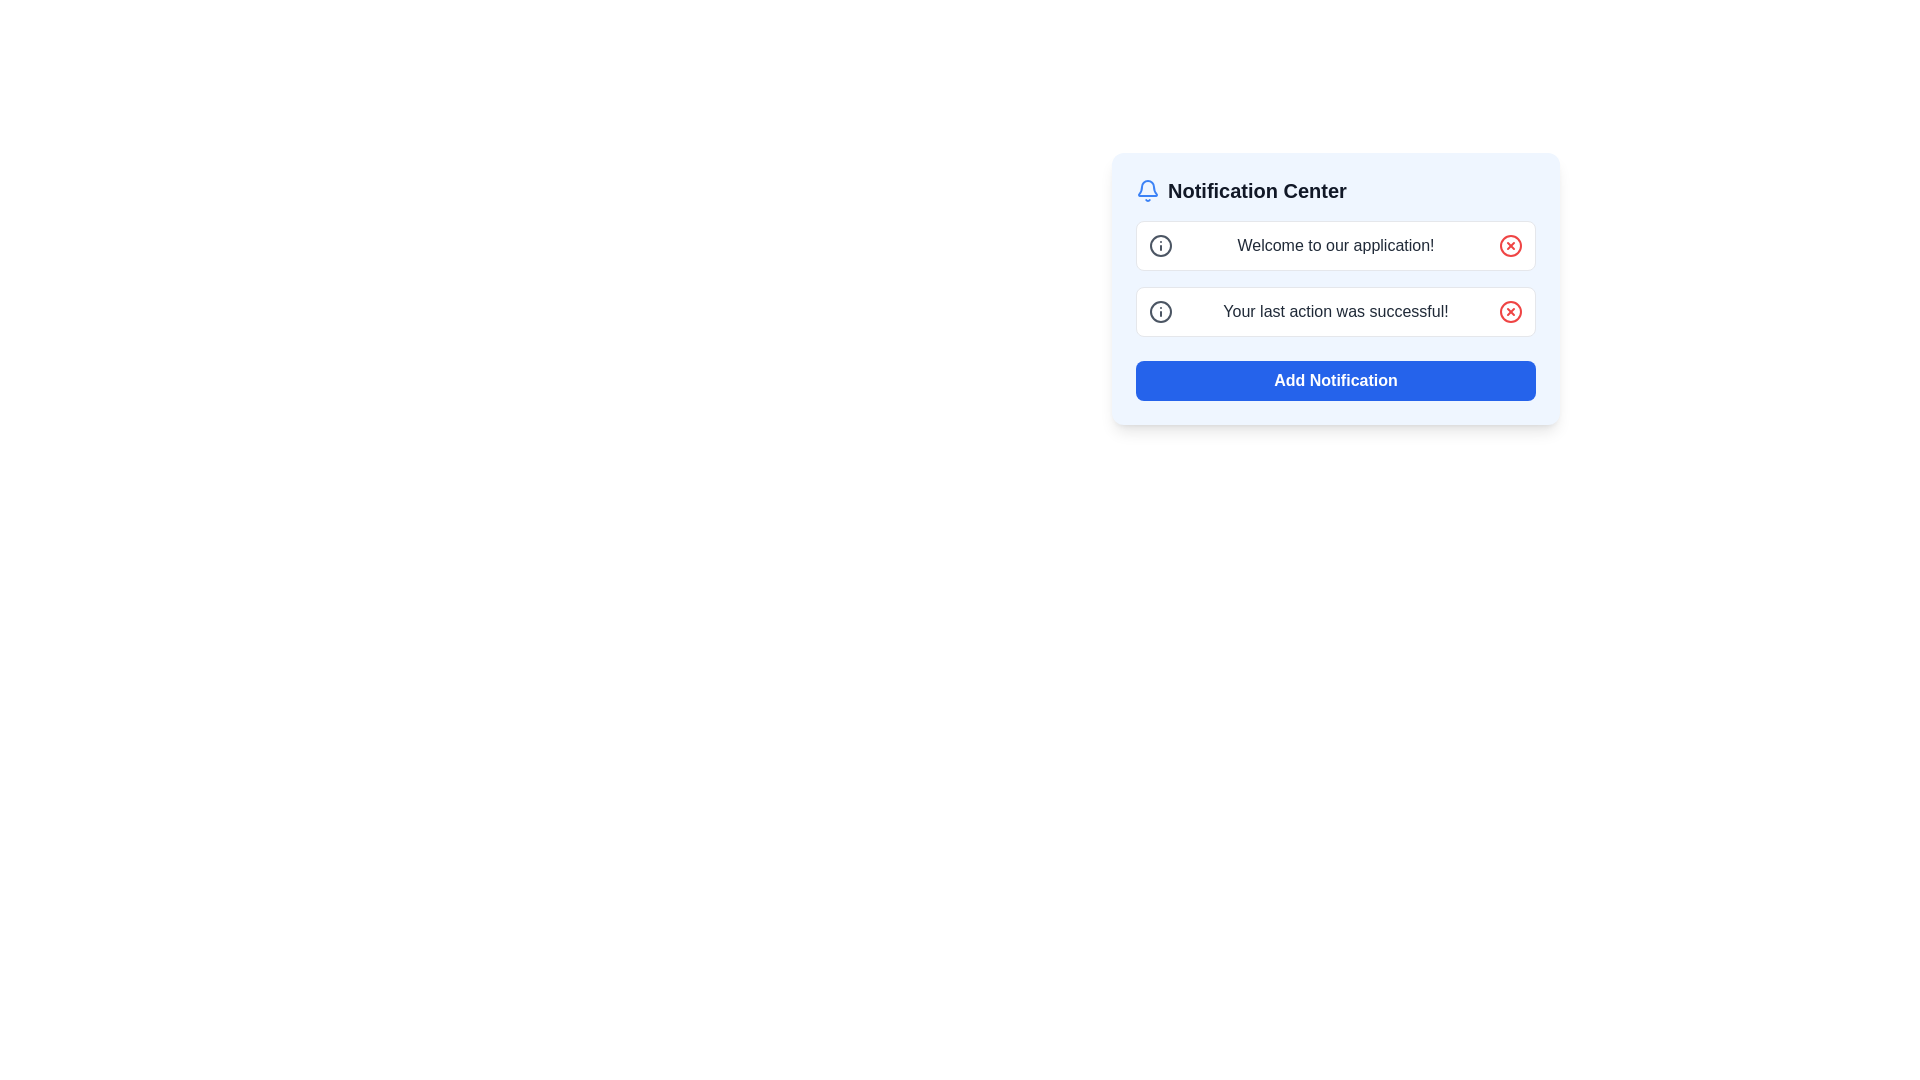 This screenshot has height=1080, width=1920. Describe the element at coordinates (1335, 371) in the screenshot. I see `the blue button with white bold text saying 'Add Notification' located at the bottom center of the 'Notification Center' section` at that location.